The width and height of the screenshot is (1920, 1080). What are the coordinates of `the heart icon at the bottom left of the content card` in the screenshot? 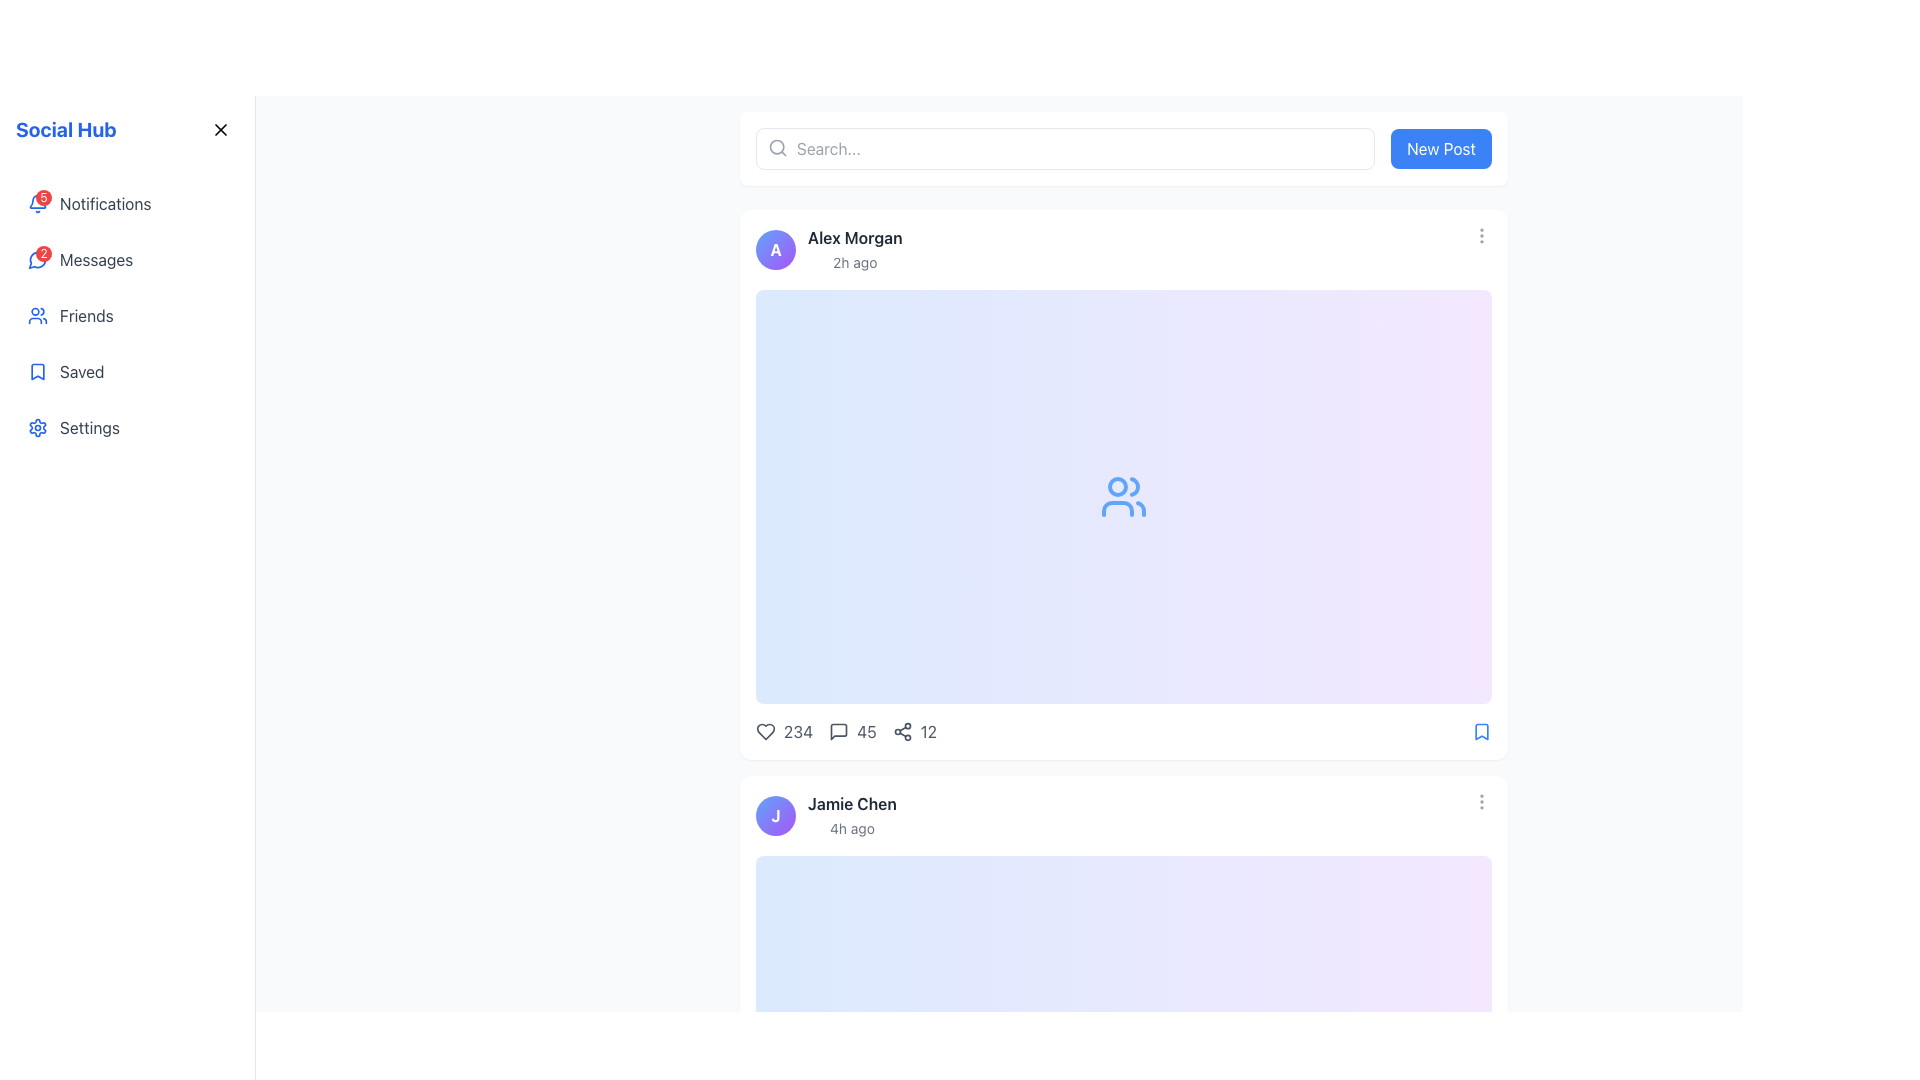 It's located at (783, 732).